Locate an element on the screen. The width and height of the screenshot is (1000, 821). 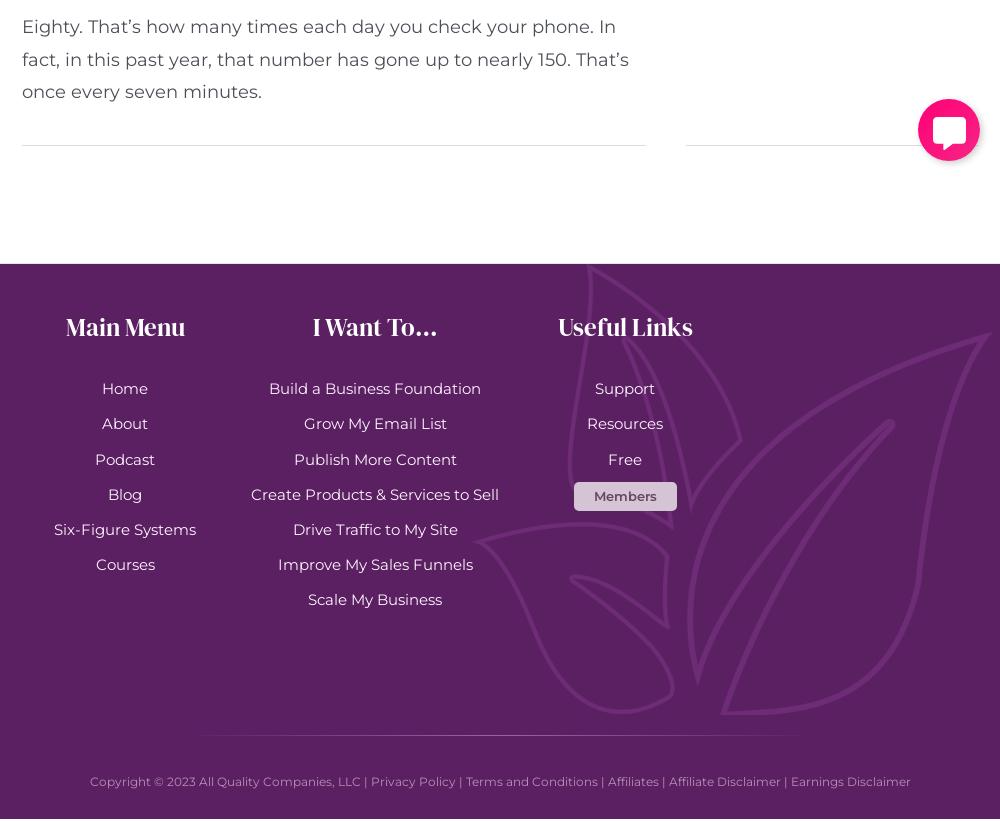
'Support' is located at coordinates (625, 387).